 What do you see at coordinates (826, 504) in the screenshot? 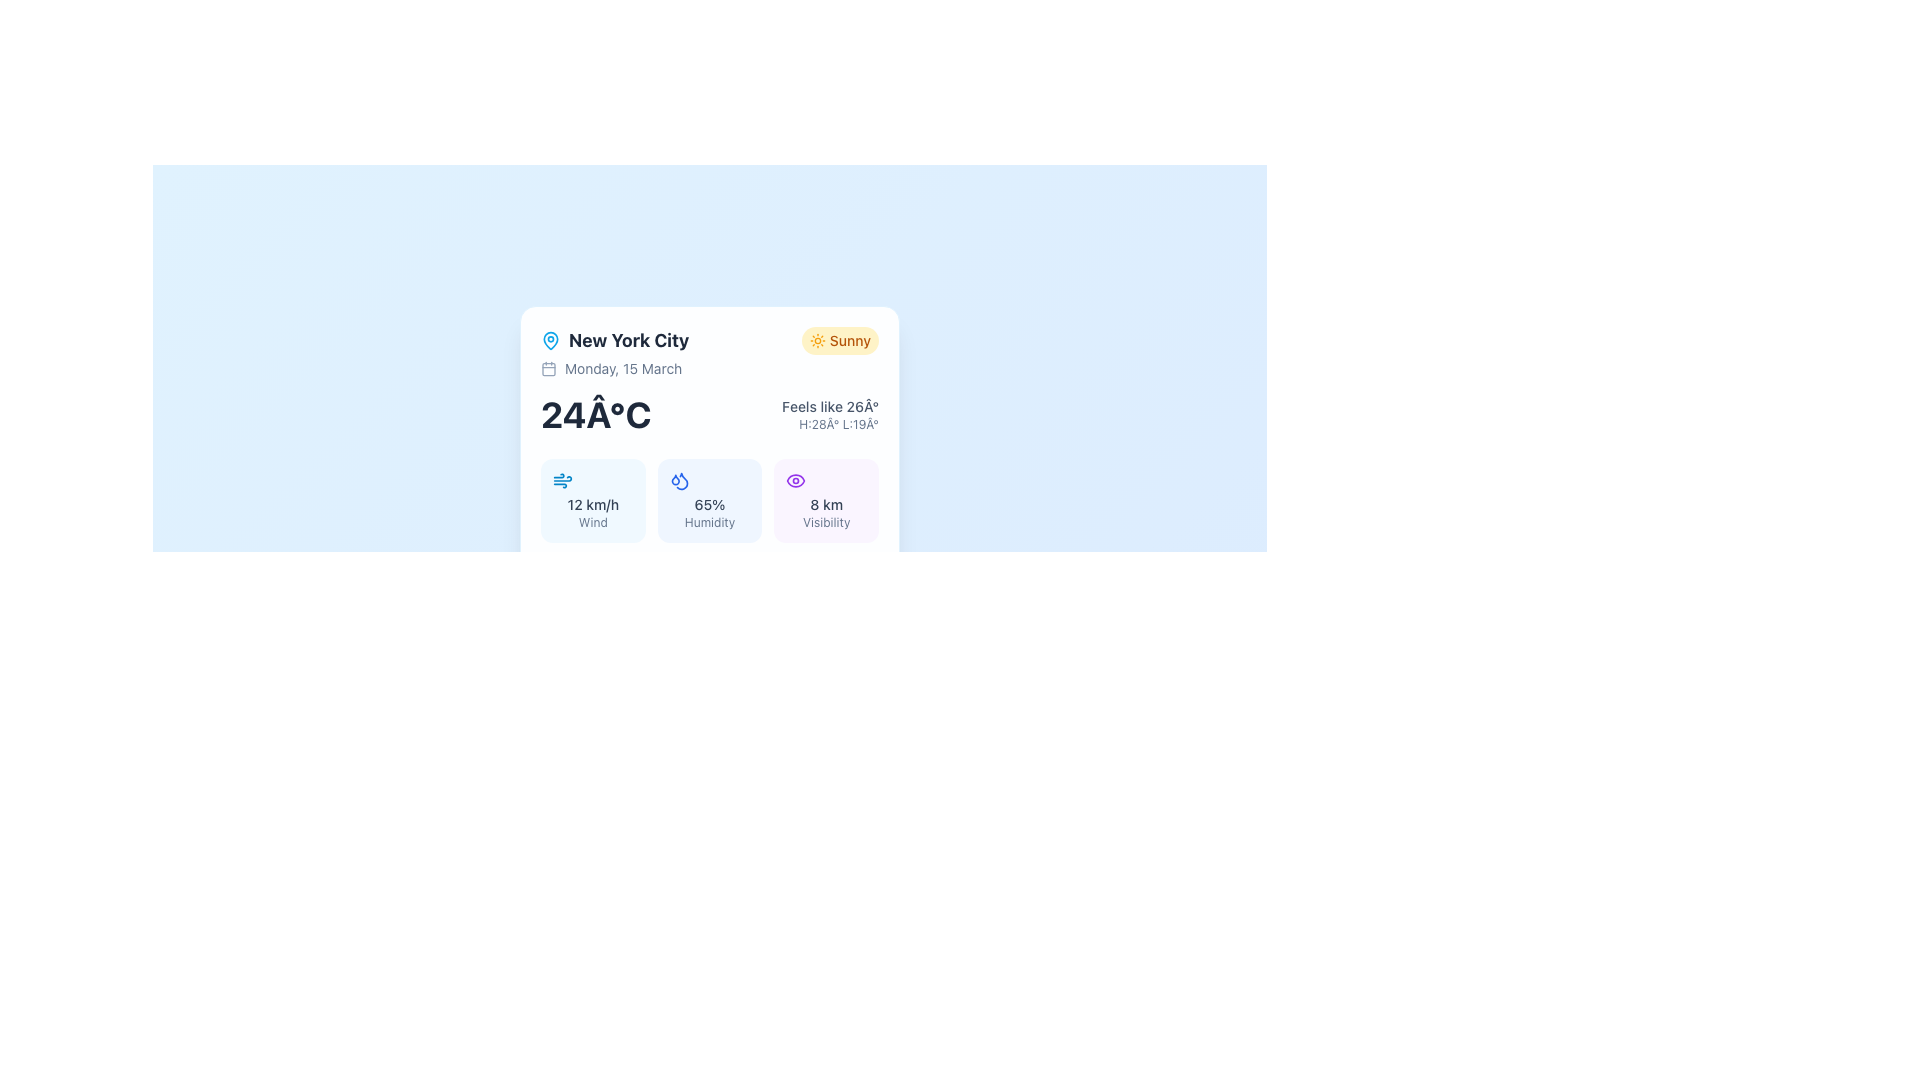
I see `the static label displaying visibility distance in kilometers, located below the eye icon and above the 'Visibility' label` at bounding box center [826, 504].